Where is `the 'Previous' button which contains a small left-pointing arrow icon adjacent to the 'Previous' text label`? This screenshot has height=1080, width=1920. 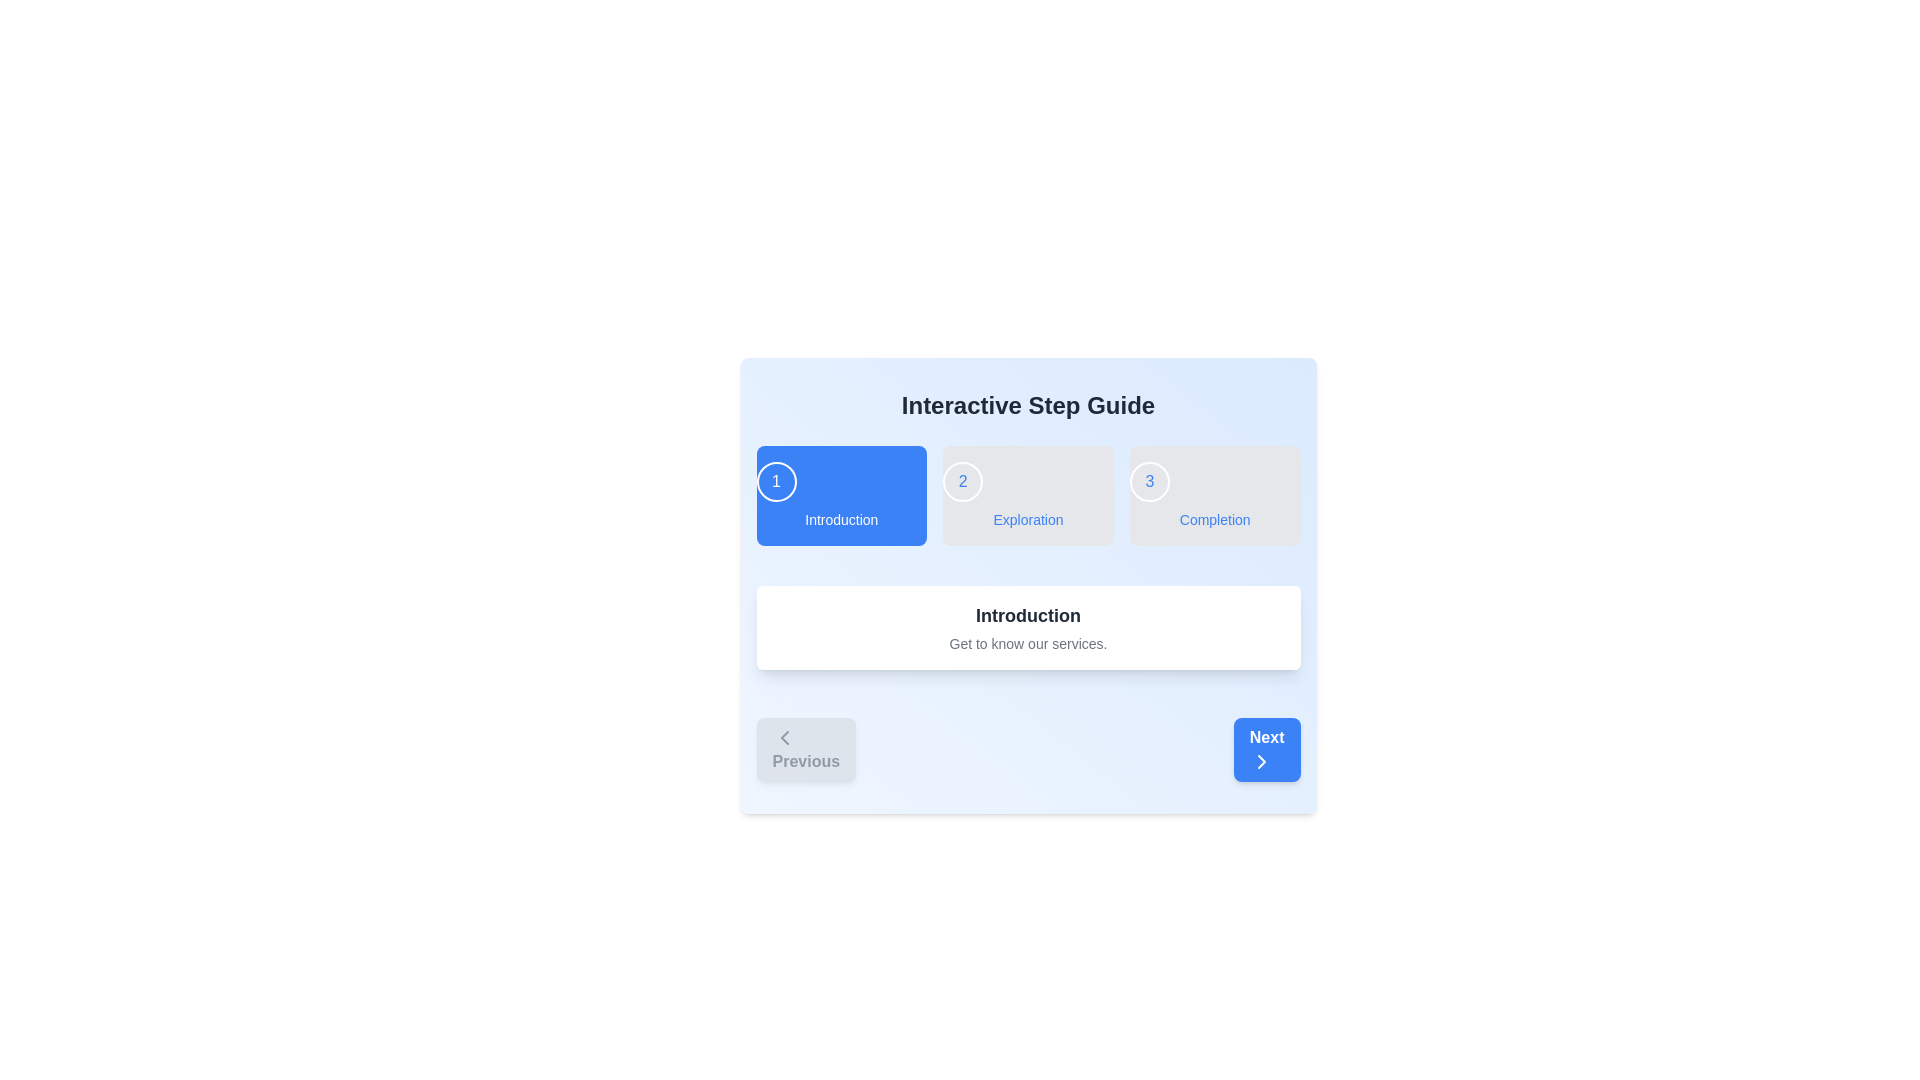
the 'Previous' button which contains a small left-pointing arrow icon adjacent to the 'Previous' text label is located at coordinates (783, 737).